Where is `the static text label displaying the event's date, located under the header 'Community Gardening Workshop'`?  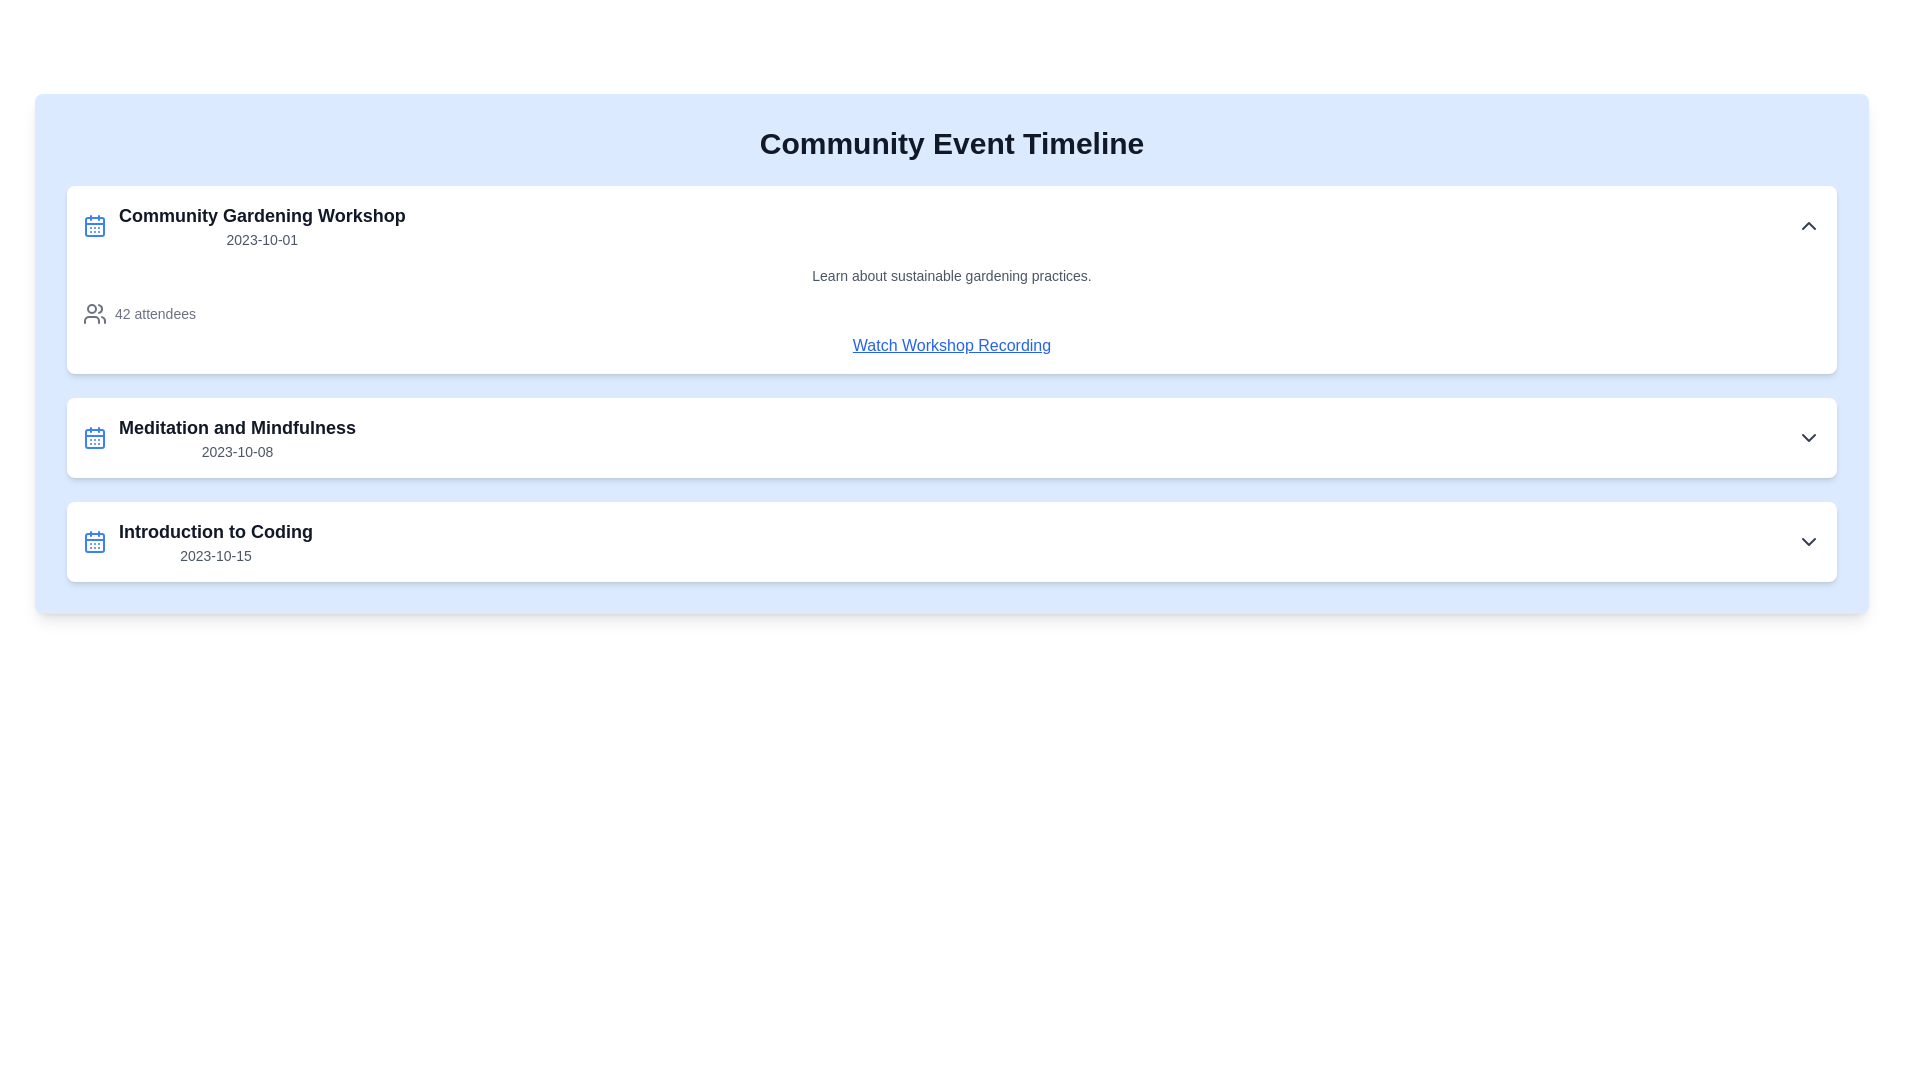 the static text label displaying the event's date, located under the header 'Community Gardening Workshop' is located at coordinates (261, 238).